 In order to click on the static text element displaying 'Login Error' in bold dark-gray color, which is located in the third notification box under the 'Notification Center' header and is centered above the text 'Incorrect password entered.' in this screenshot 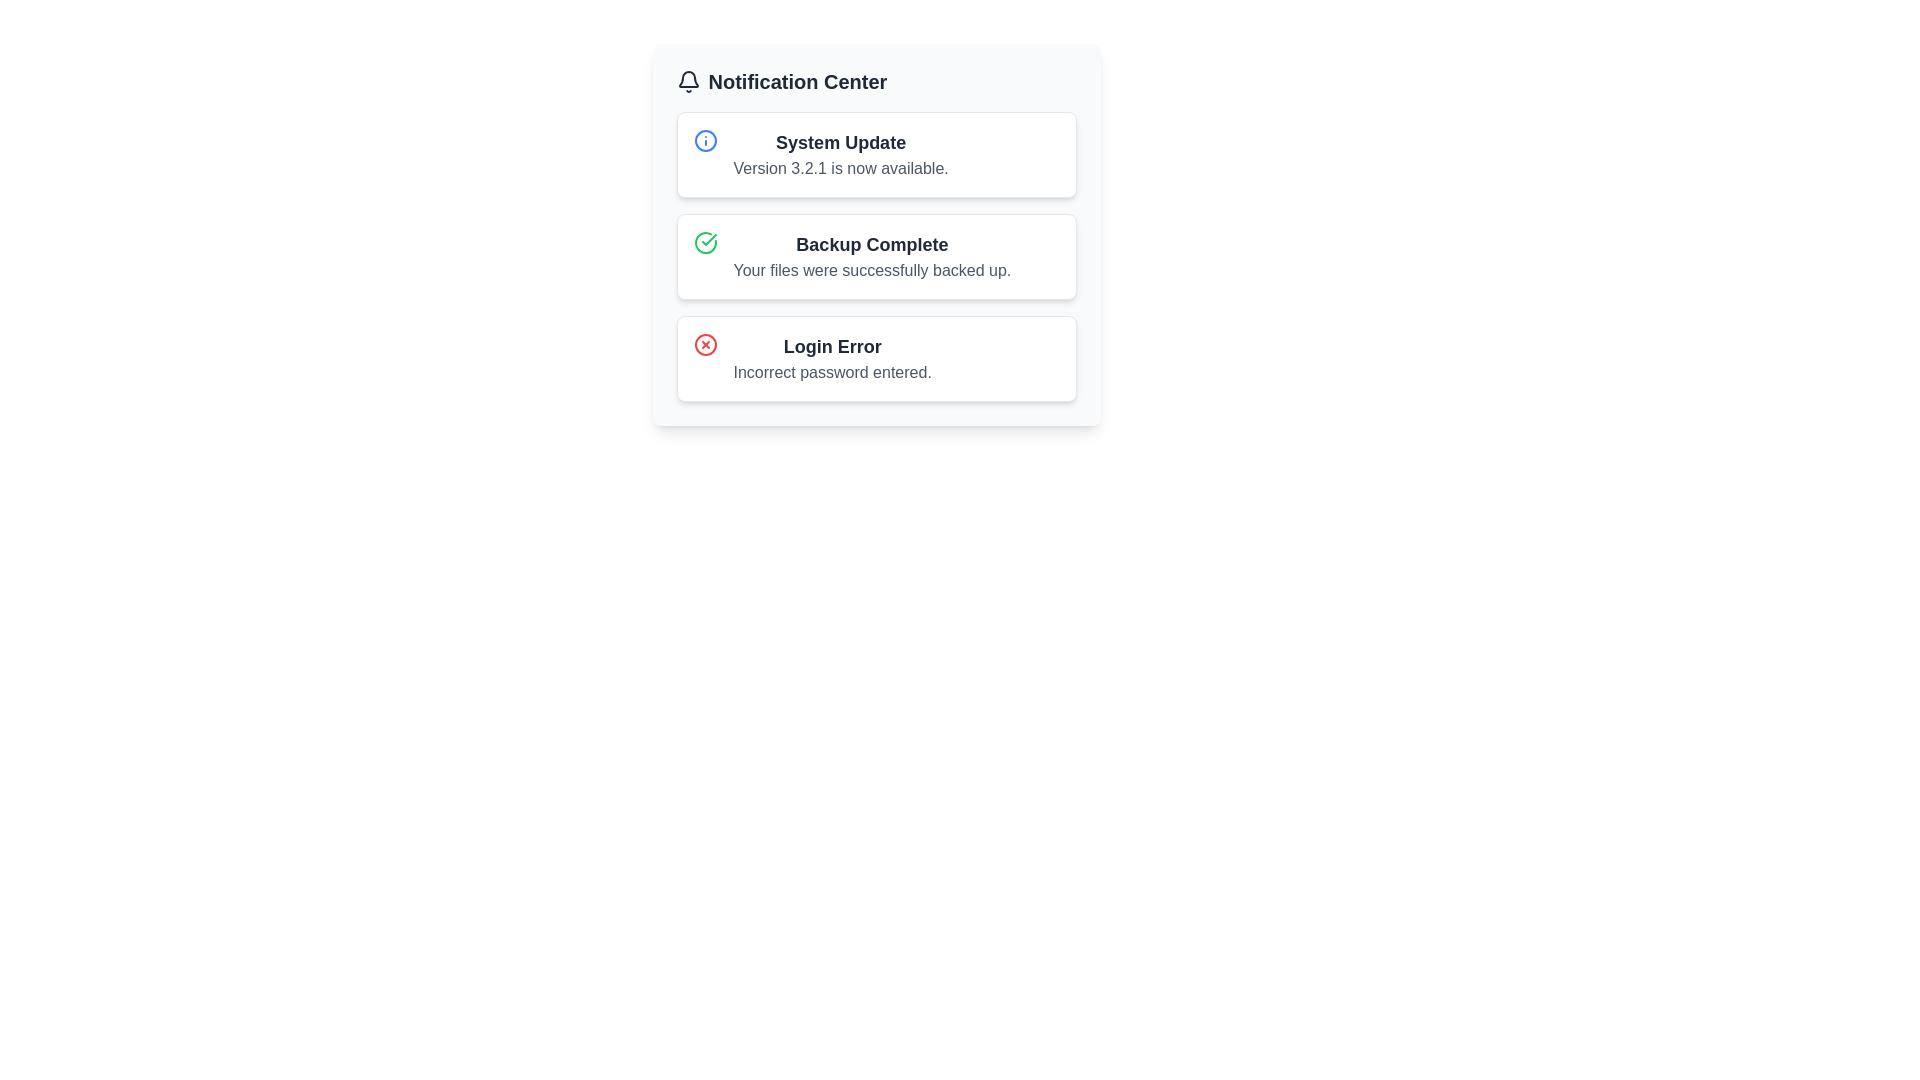, I will do `click(832, 346)`.